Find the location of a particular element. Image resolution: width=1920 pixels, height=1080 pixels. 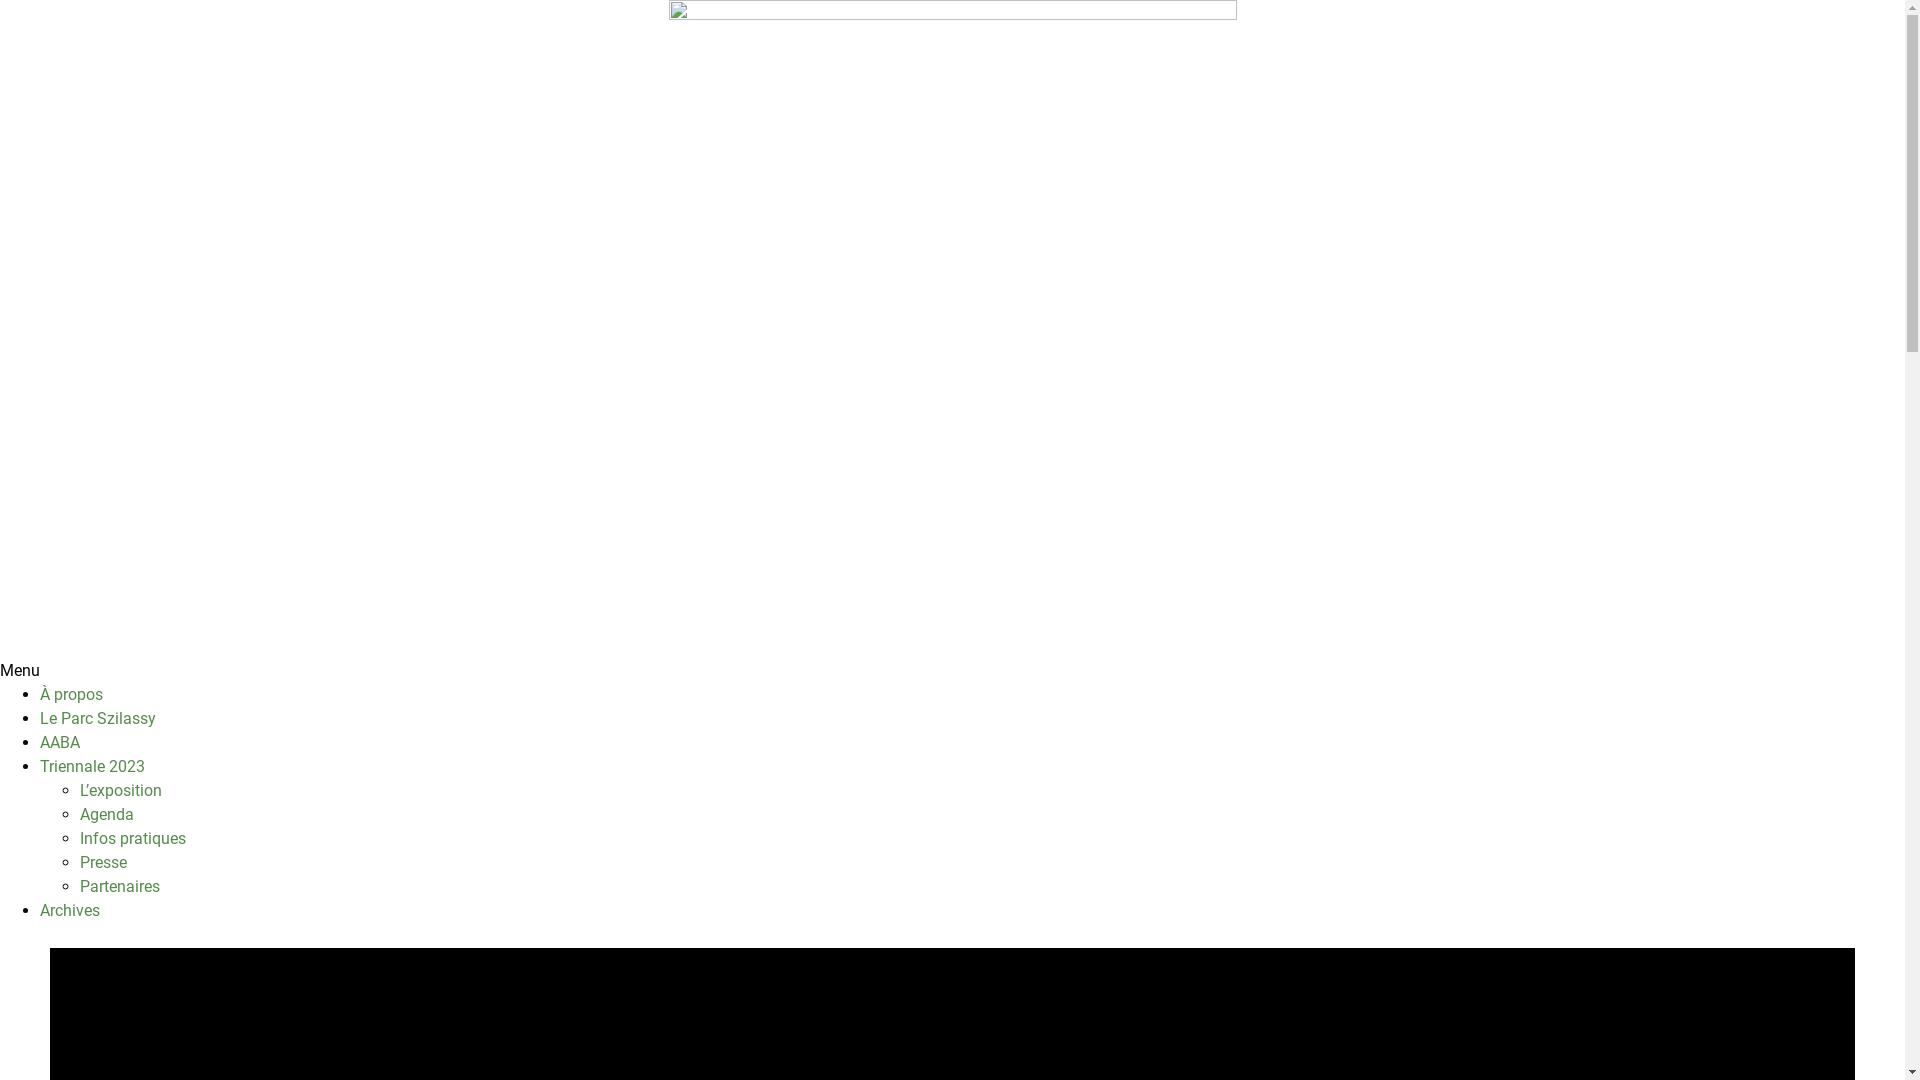

'Triennale 2023' is located at coordinates (91, 765).